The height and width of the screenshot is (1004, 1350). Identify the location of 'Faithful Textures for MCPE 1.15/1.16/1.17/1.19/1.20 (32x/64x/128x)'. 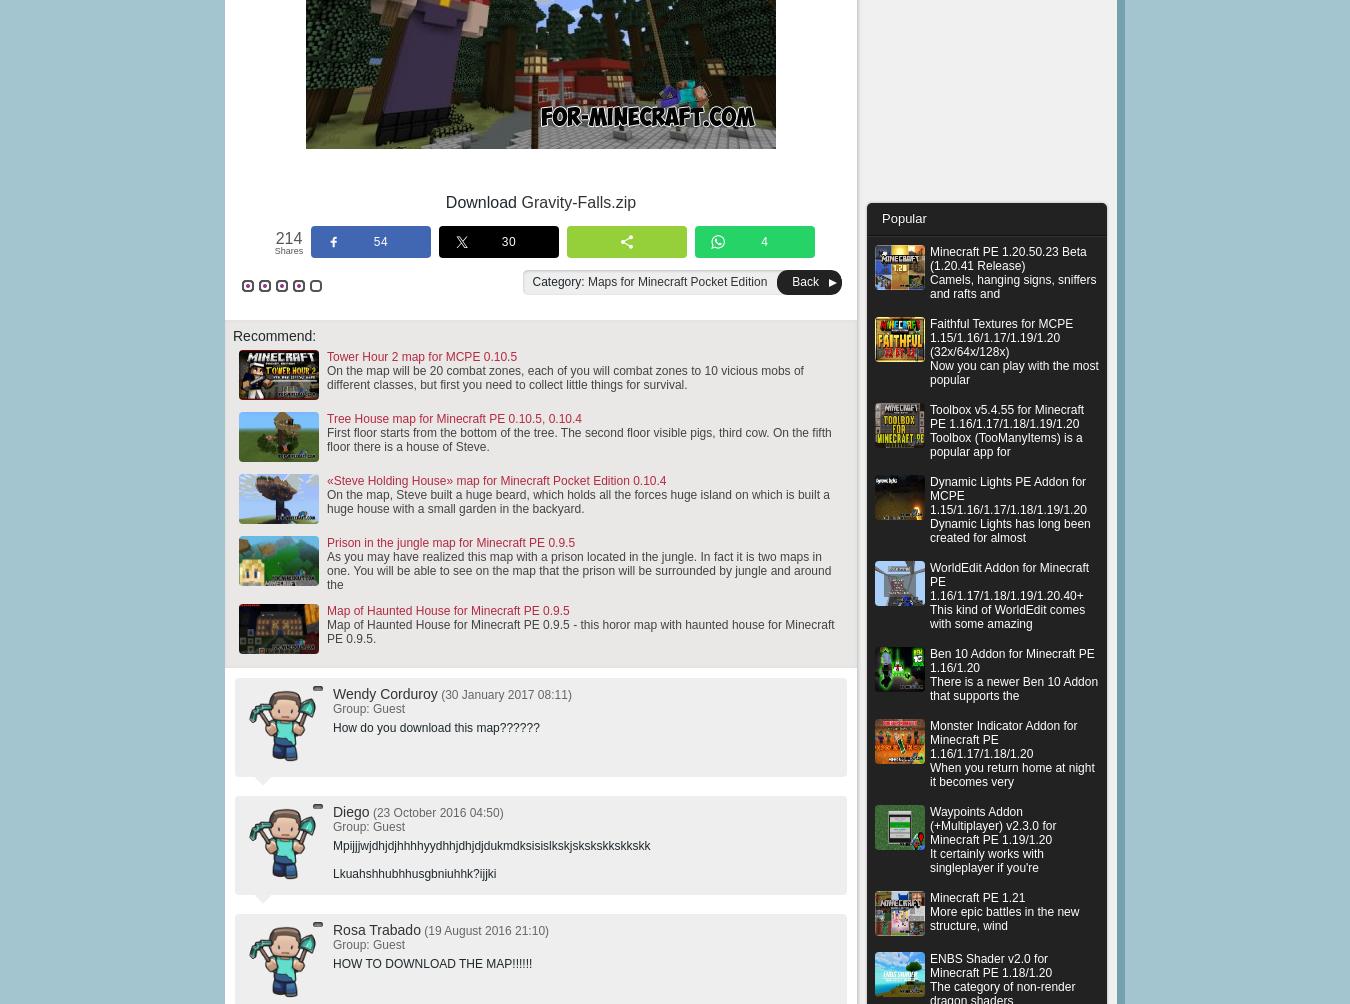
(929, 338).